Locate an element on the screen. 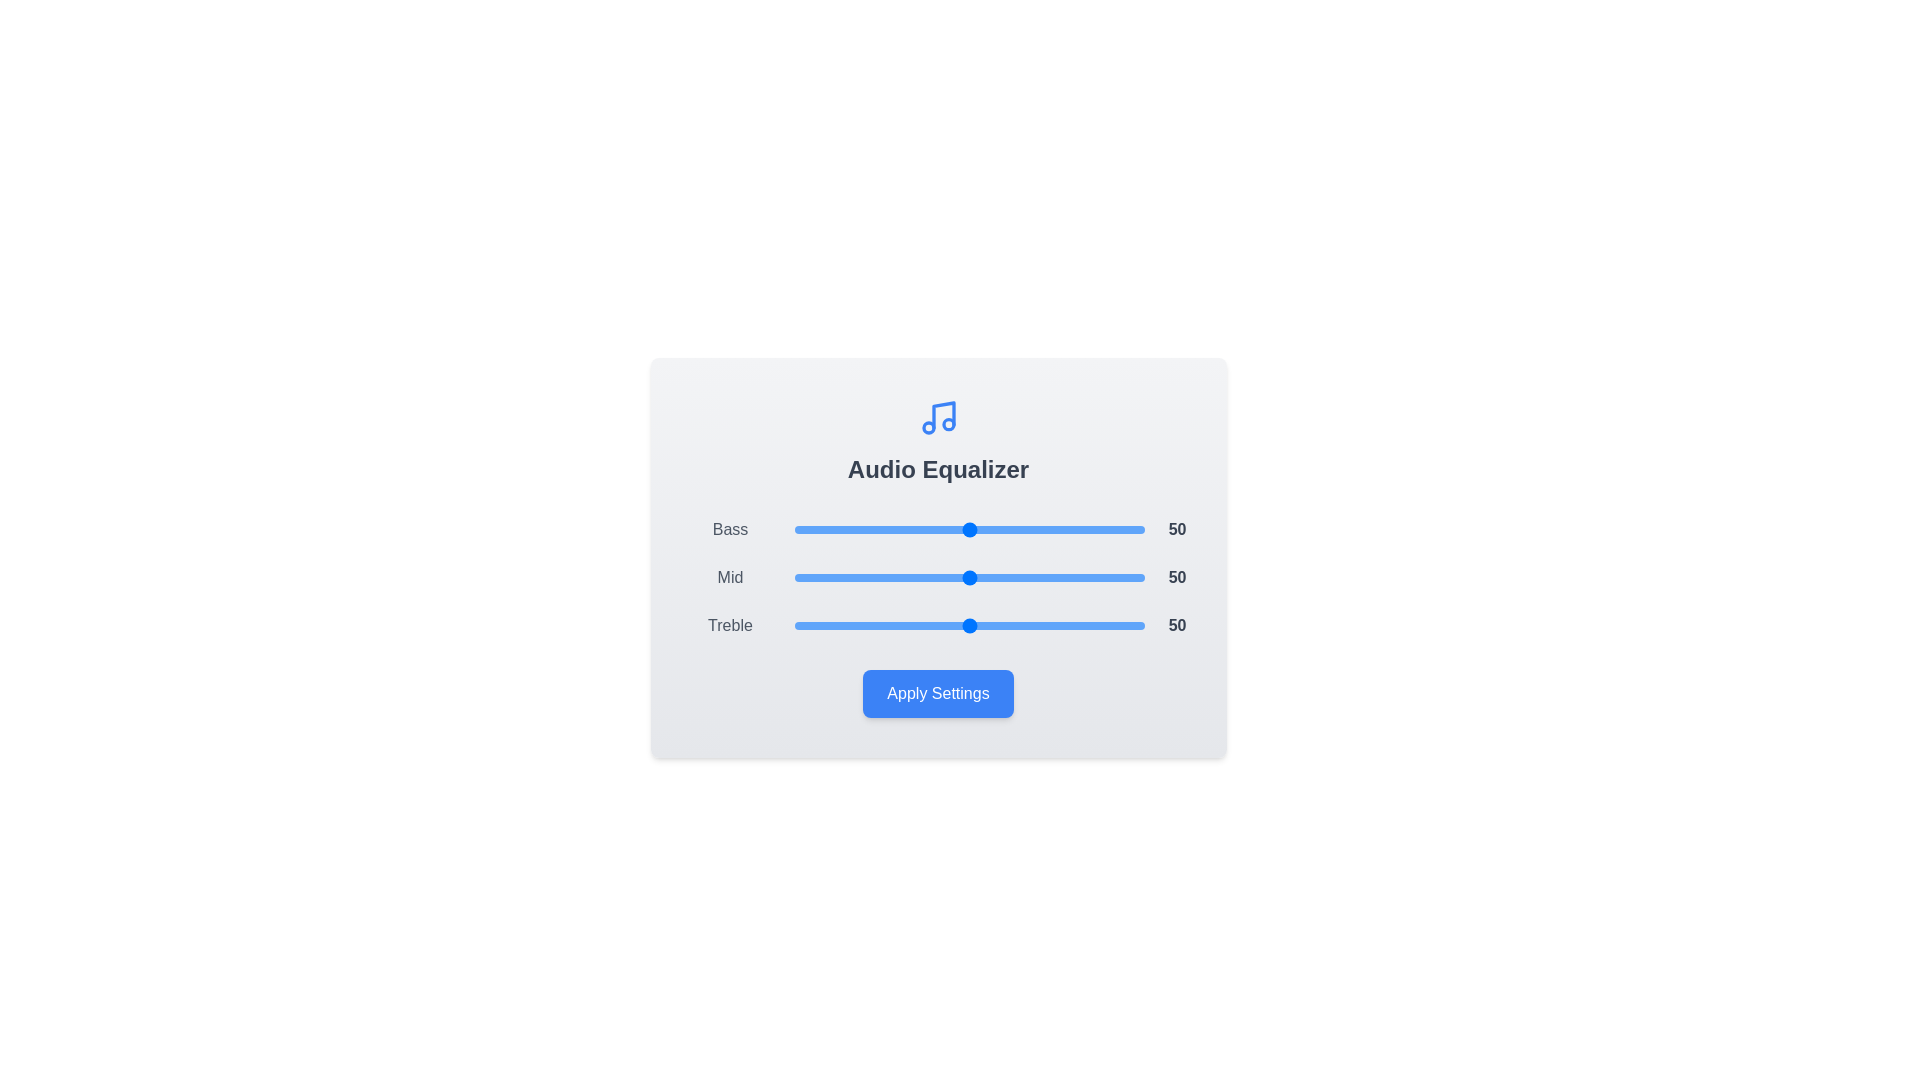 Image resolution: width=1920 pixels, height=1080 pixels. the Treble slider to 9 is located at coordinates (825, 624).